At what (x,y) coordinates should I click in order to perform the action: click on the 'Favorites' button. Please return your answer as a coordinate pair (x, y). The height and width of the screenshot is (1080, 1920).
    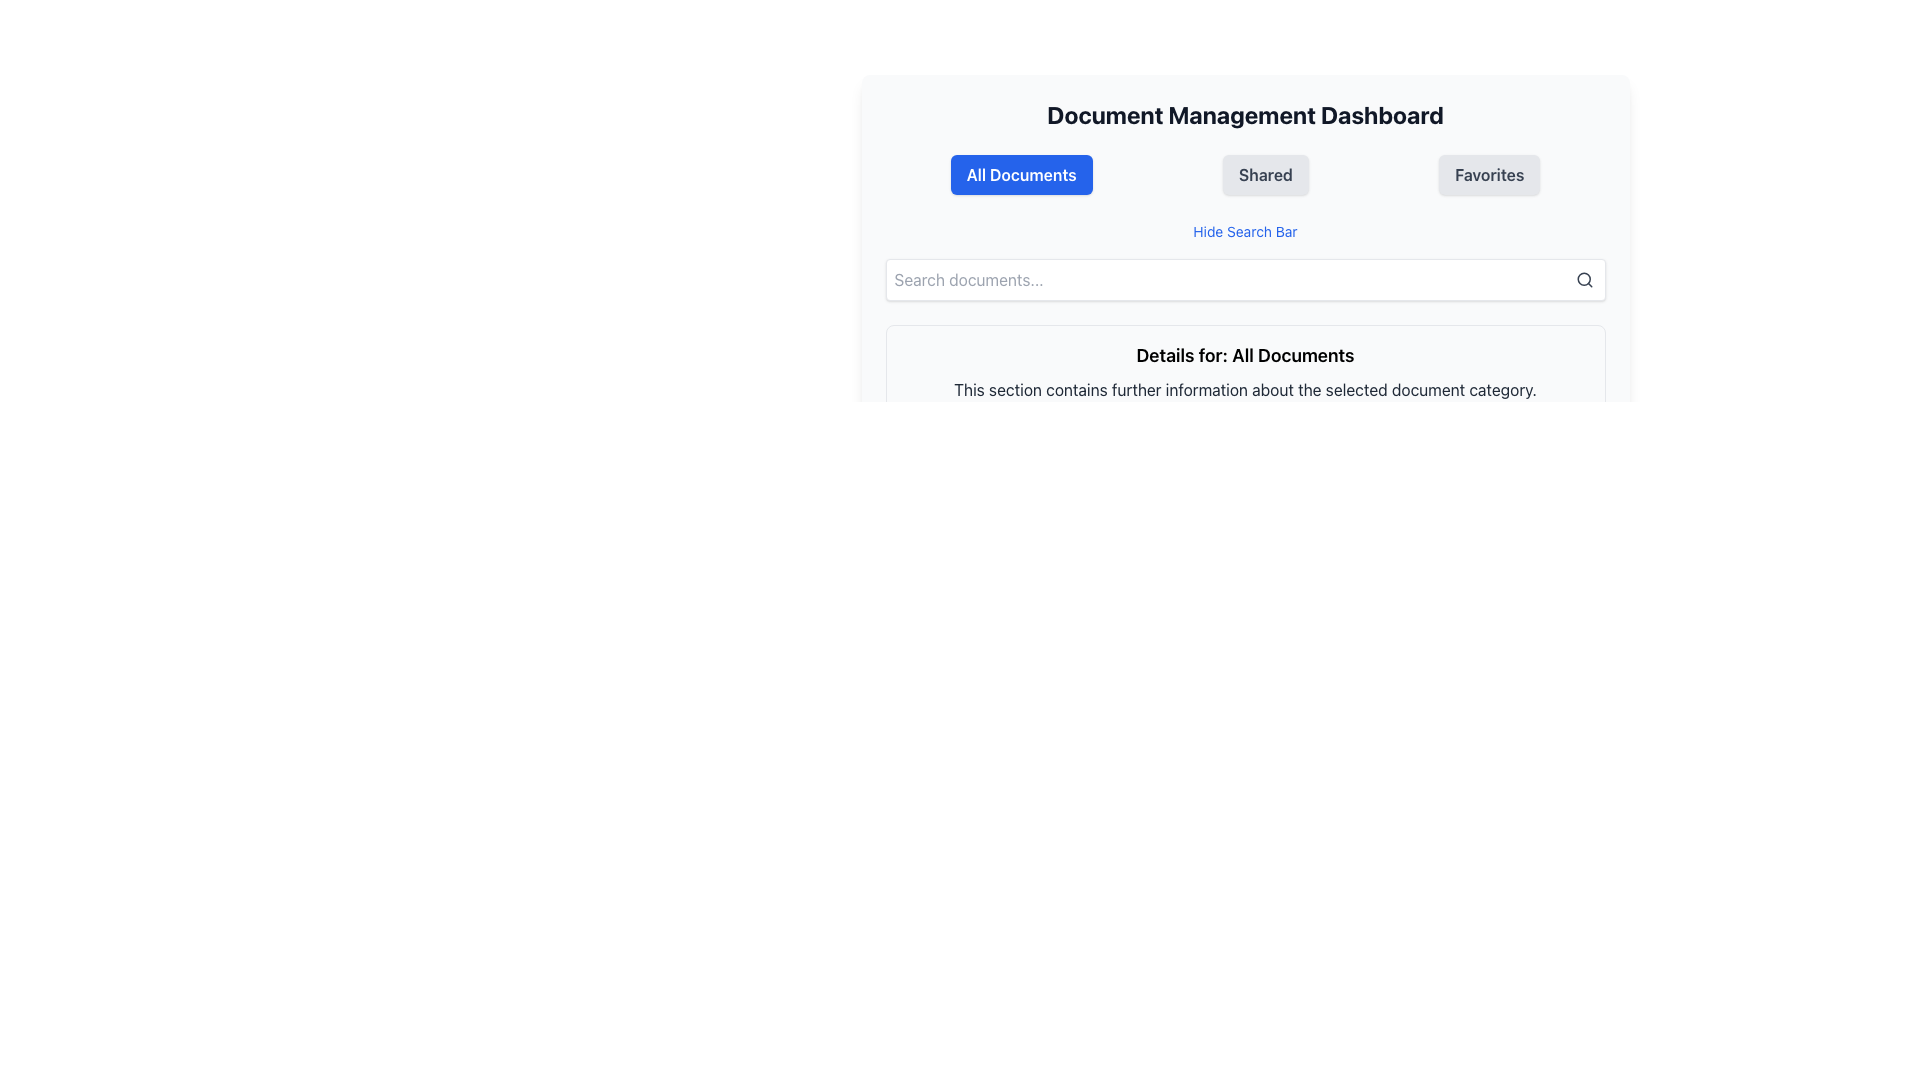
    Looking at the image, I should click on (1489, 173).